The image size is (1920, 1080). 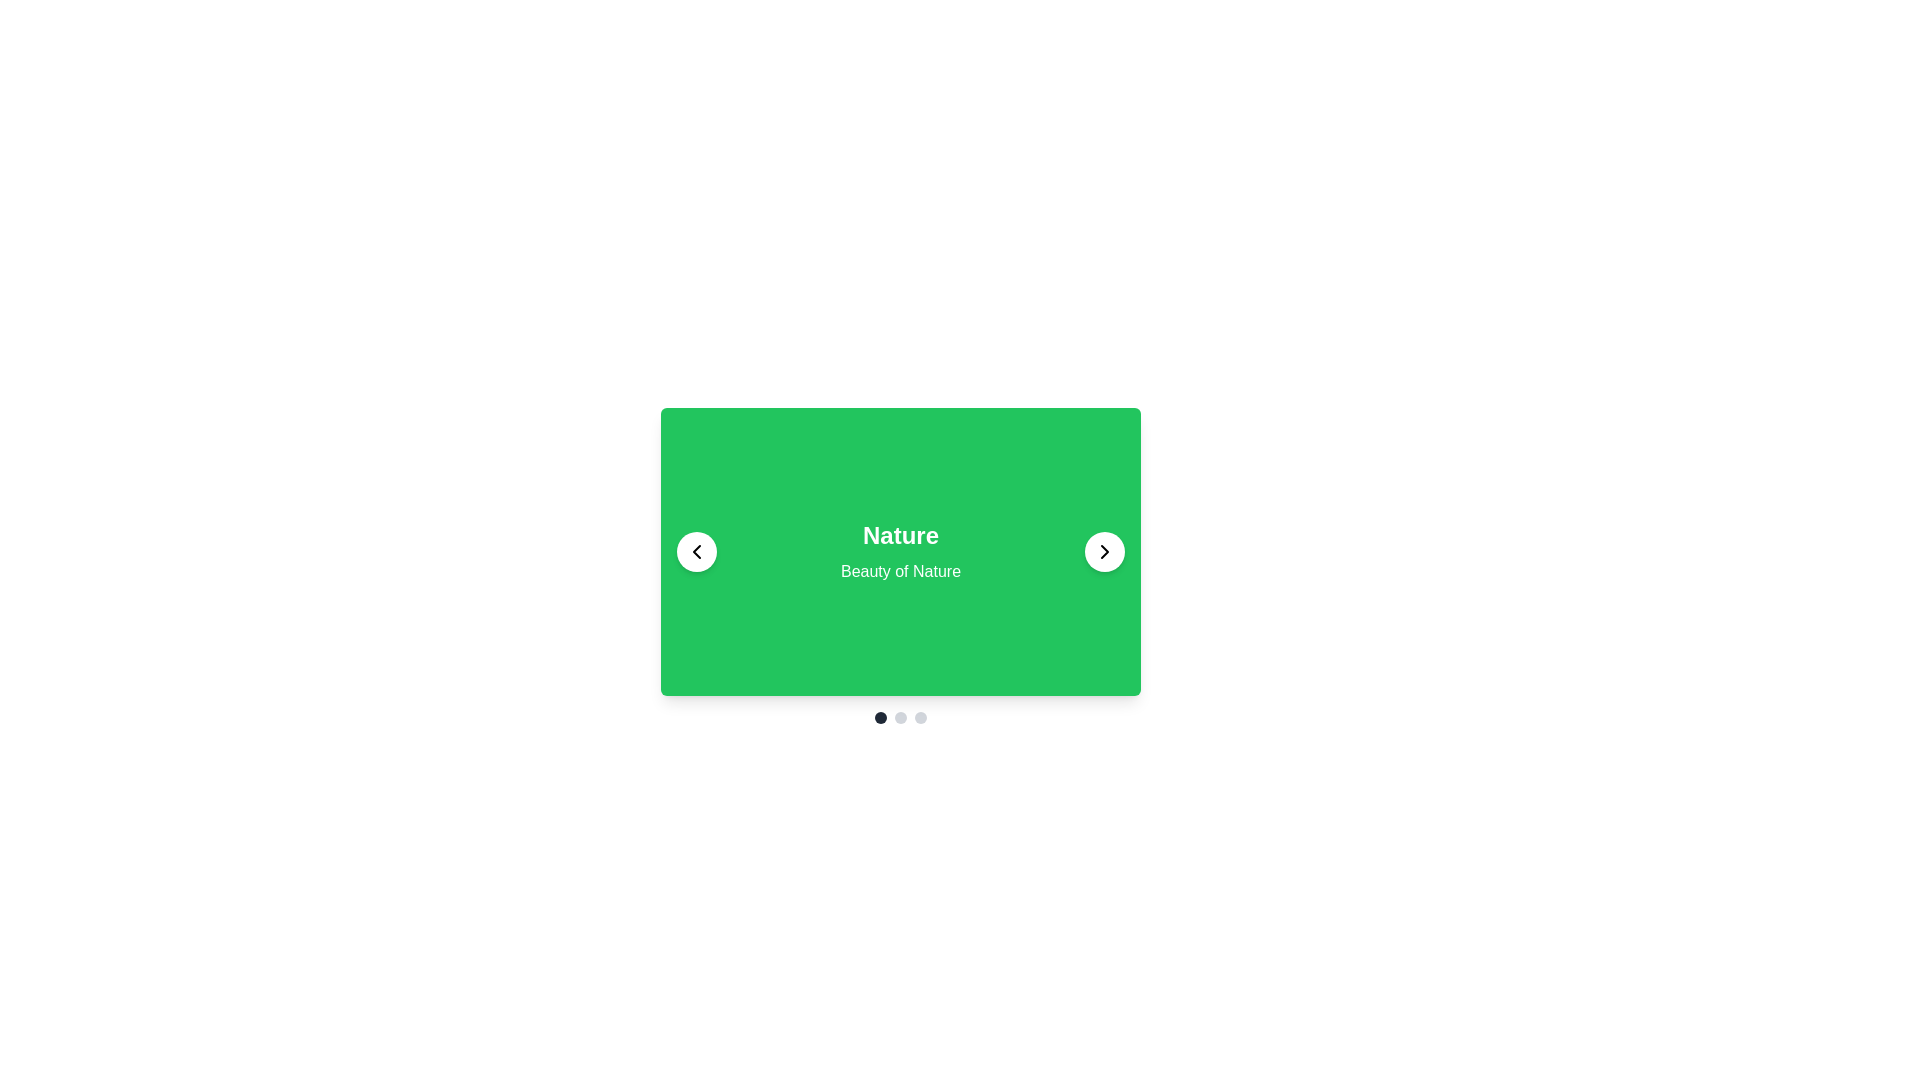 What do you see at coordinates (696, 551) in the screenshot?
I see `the left circular button located at the left edge of the green card` at bounding box center [696, 551].